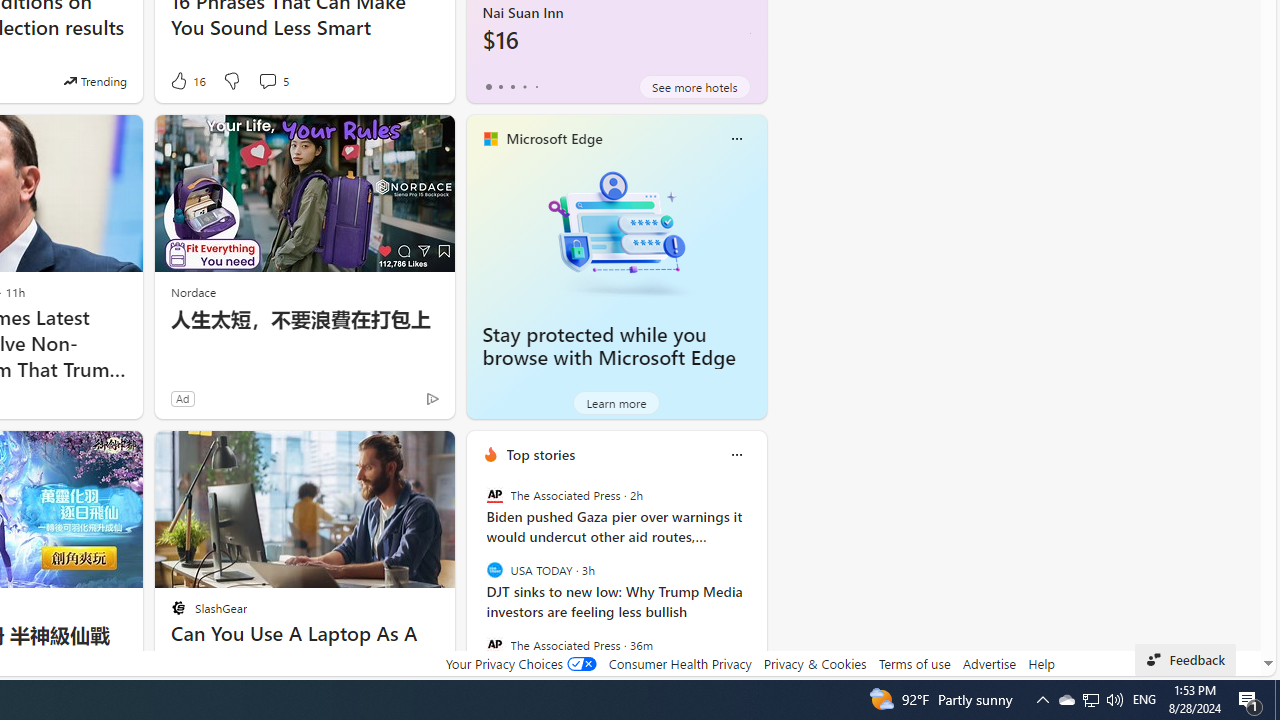 The height and width of the screenshot is (720, 1280). Describe the element at coordinates (231, 80) in the screenshot. I see `'Dislike'` at that location.